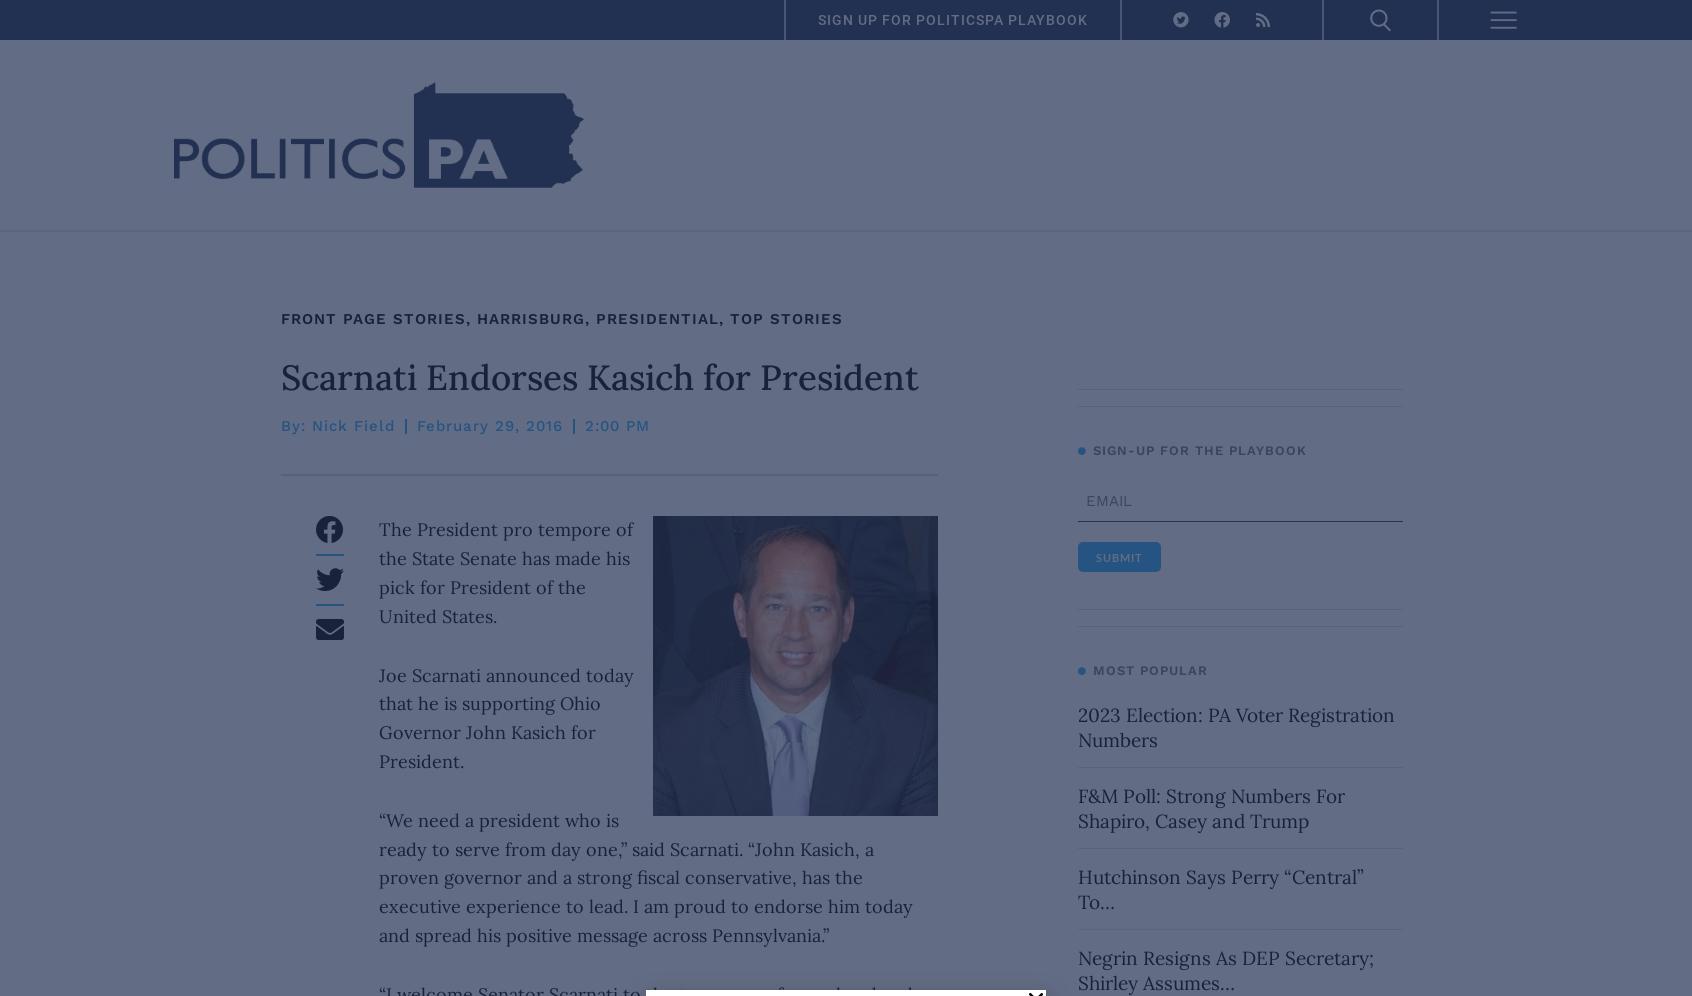 Image resolution: width=1692 pixels, height=996 pixels. What do you see at coordinates (1219, 888) in the screenshot?
I see `'Hutchinson Says Perry “Central” To…'` at bounding box center [1219, 888].